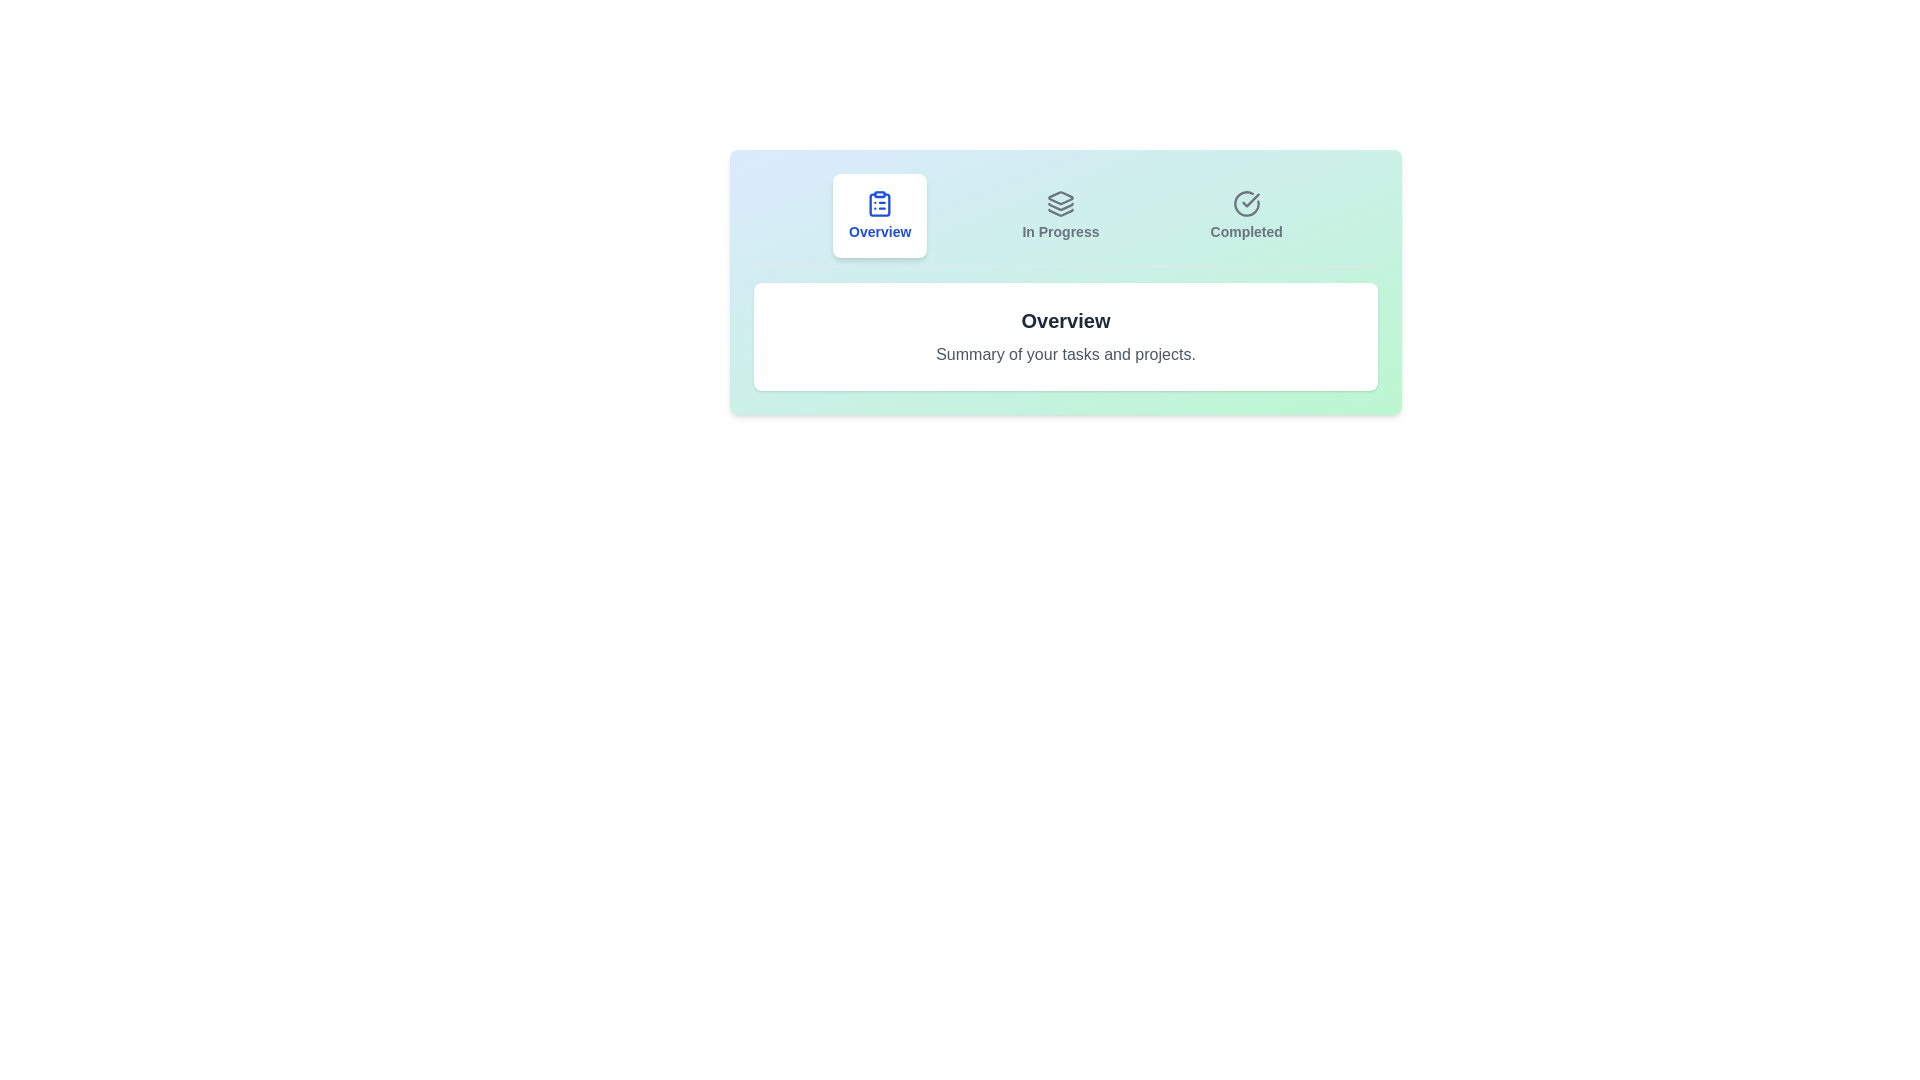  Describe the element at coordinates (1246, 216) in the screenshot. I see `the Completed tab to view its content` at that location.